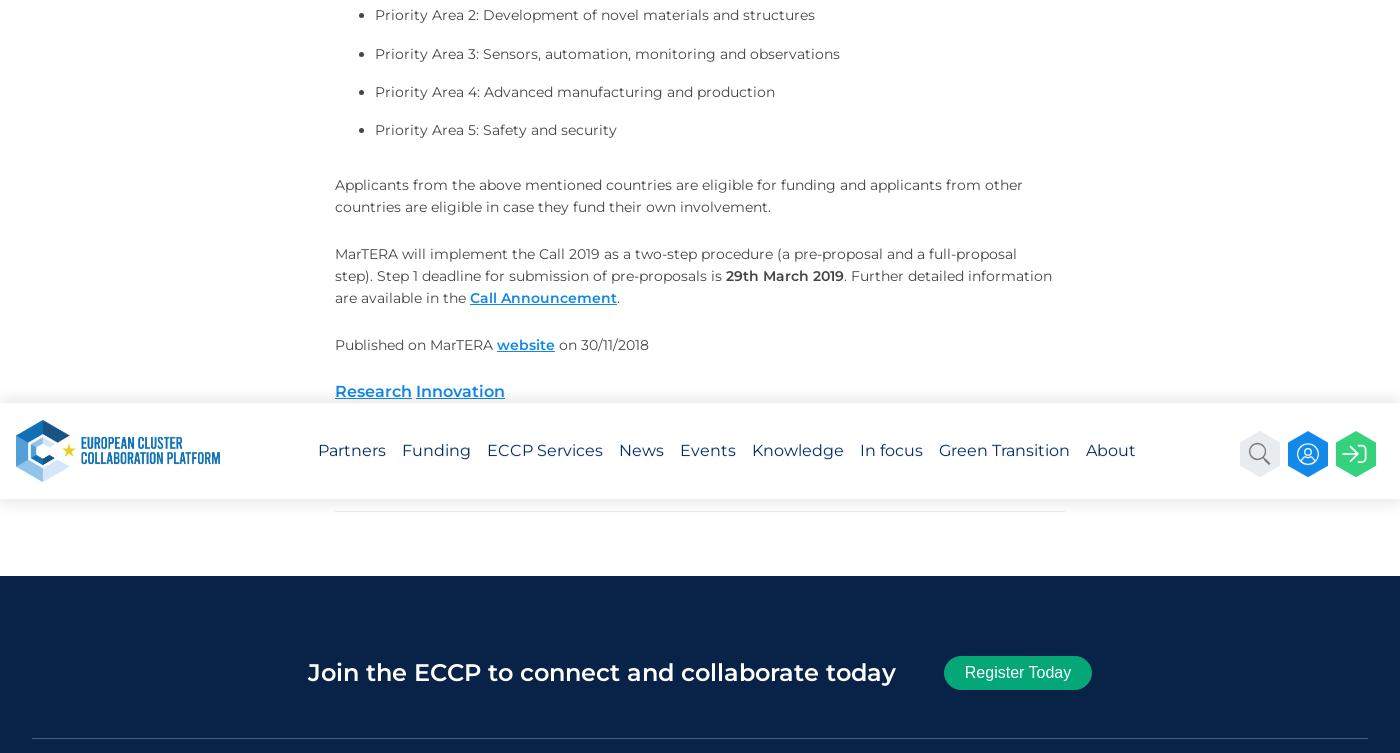 This screenshot has width=1400, height=753. Describe the element at coordinates (1040, 150) in the screenshot. I see `'The information and views set out in this website are those
of the author(s) and do not necessarily reflect the official opinion of EISMEA,
the European Commission or other European Institutions. EISMEA does not guarantee
the accuracy of the data included in this website. Neither EISMEA, nor the Commission
or any person acting on their behalf may be held responsible for the use which may be
made of the information contained therein.'` at that location.